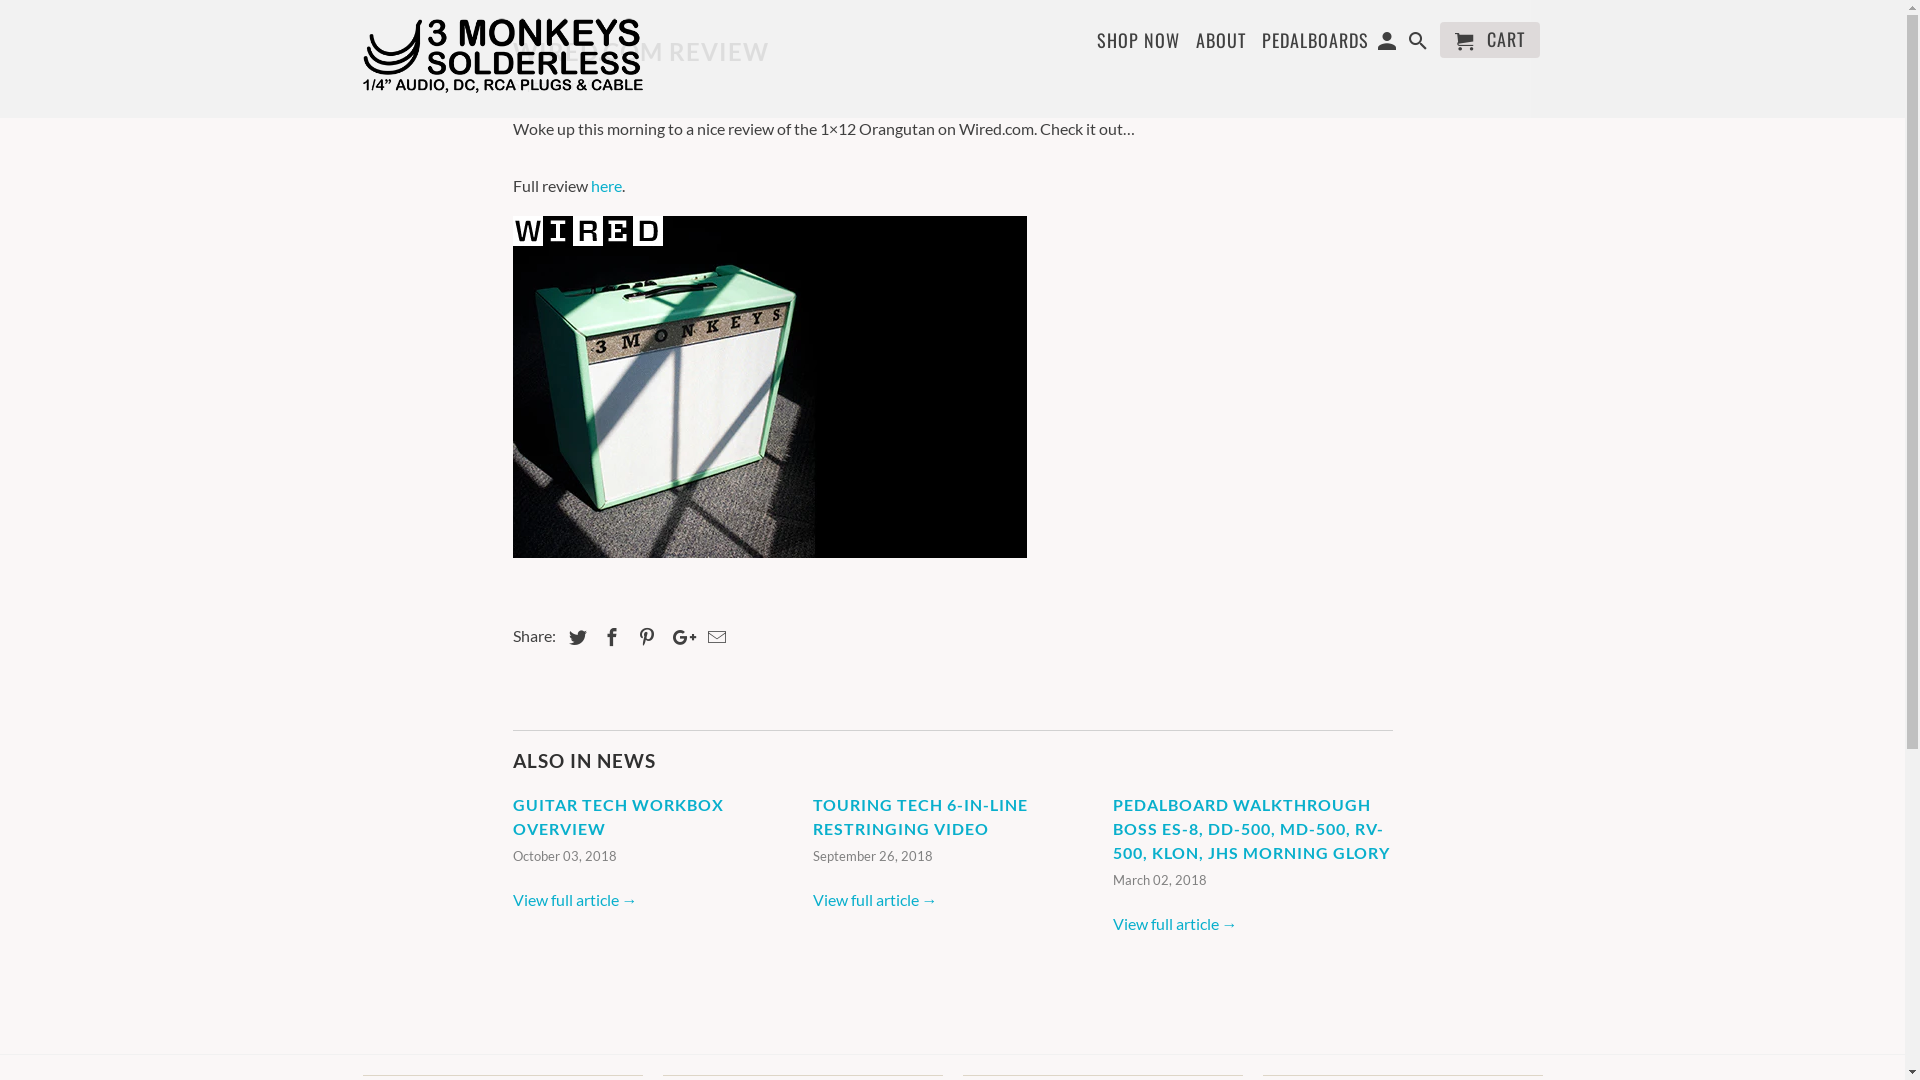 This screenshot has height=1080, width=1920. Describe the element at coordinates (714, 636) in the screenshot. I see `'Email this to a friend'` at that location.